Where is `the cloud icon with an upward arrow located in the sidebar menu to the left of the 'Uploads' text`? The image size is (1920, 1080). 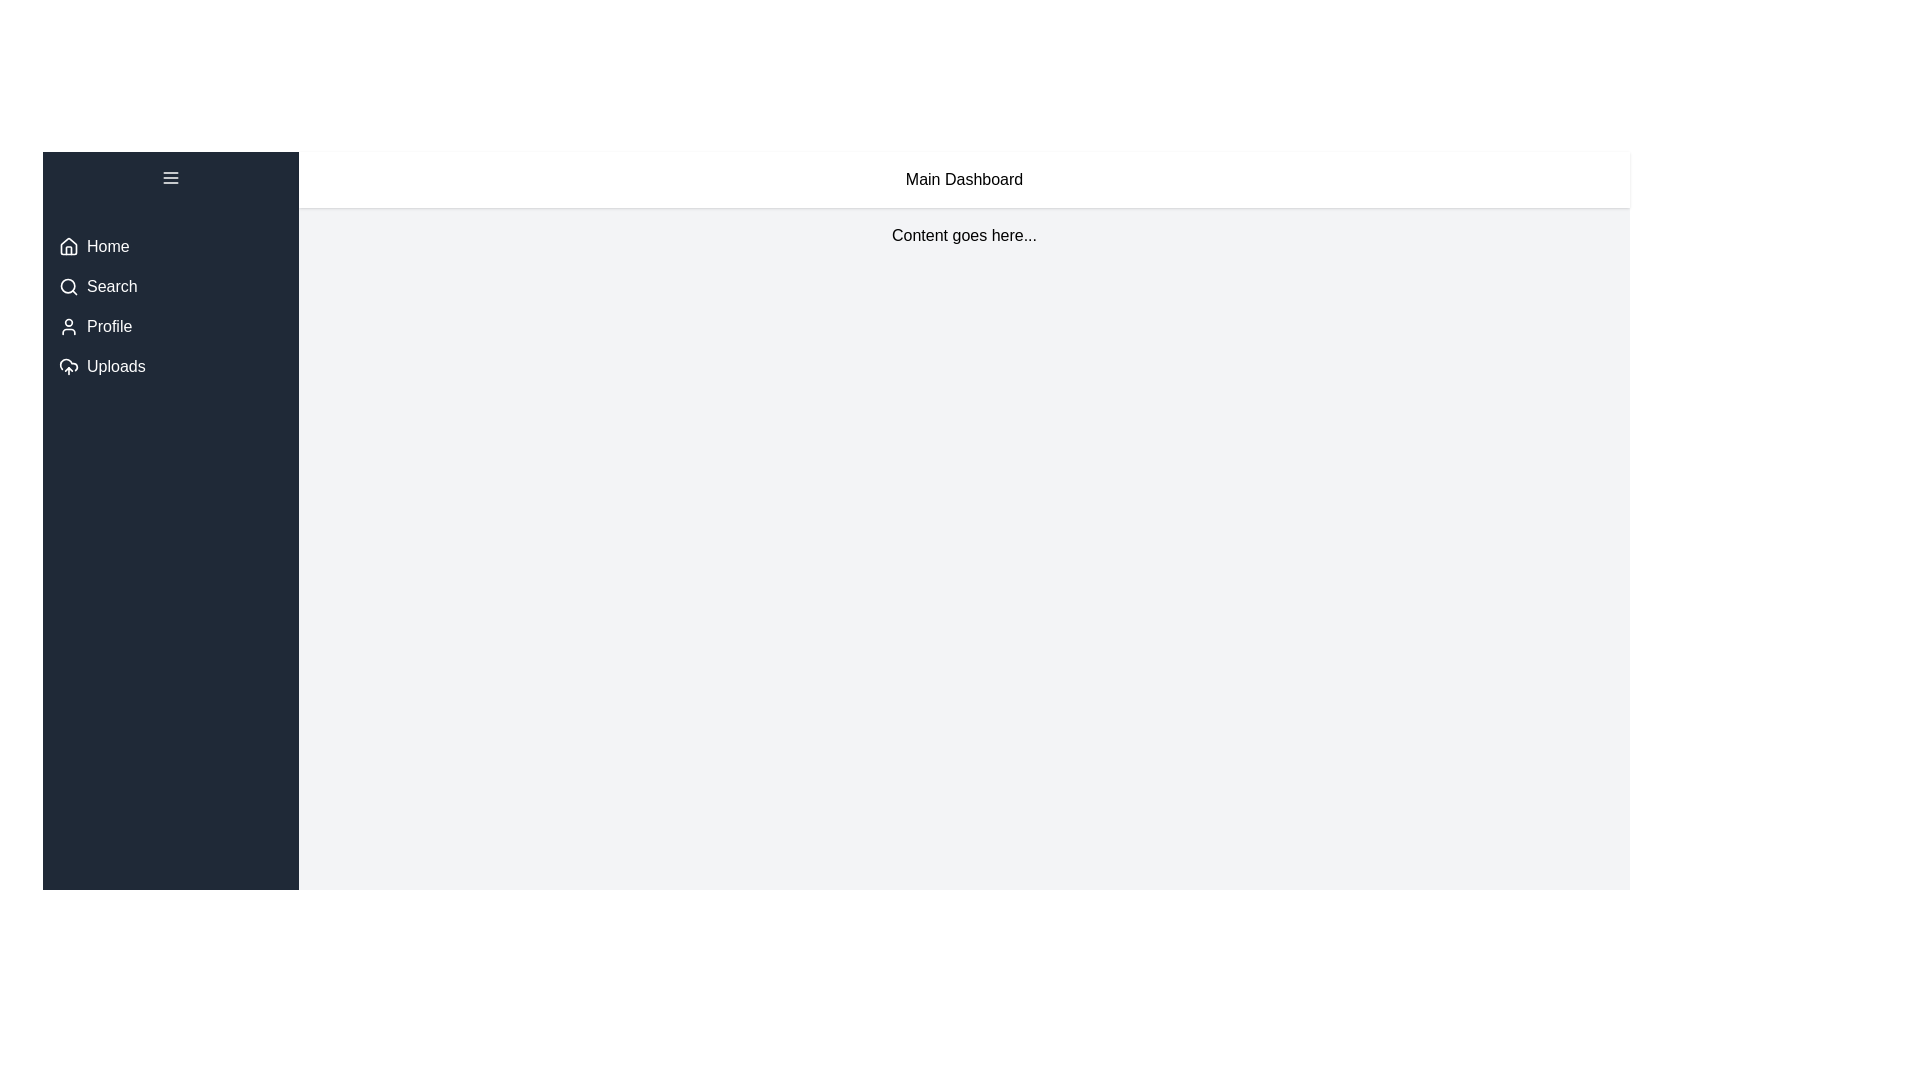 the cloud icon with an upward arrow located in the sidebar menu to the left of the 'Uploads' text is located at coordinates (68, 366).